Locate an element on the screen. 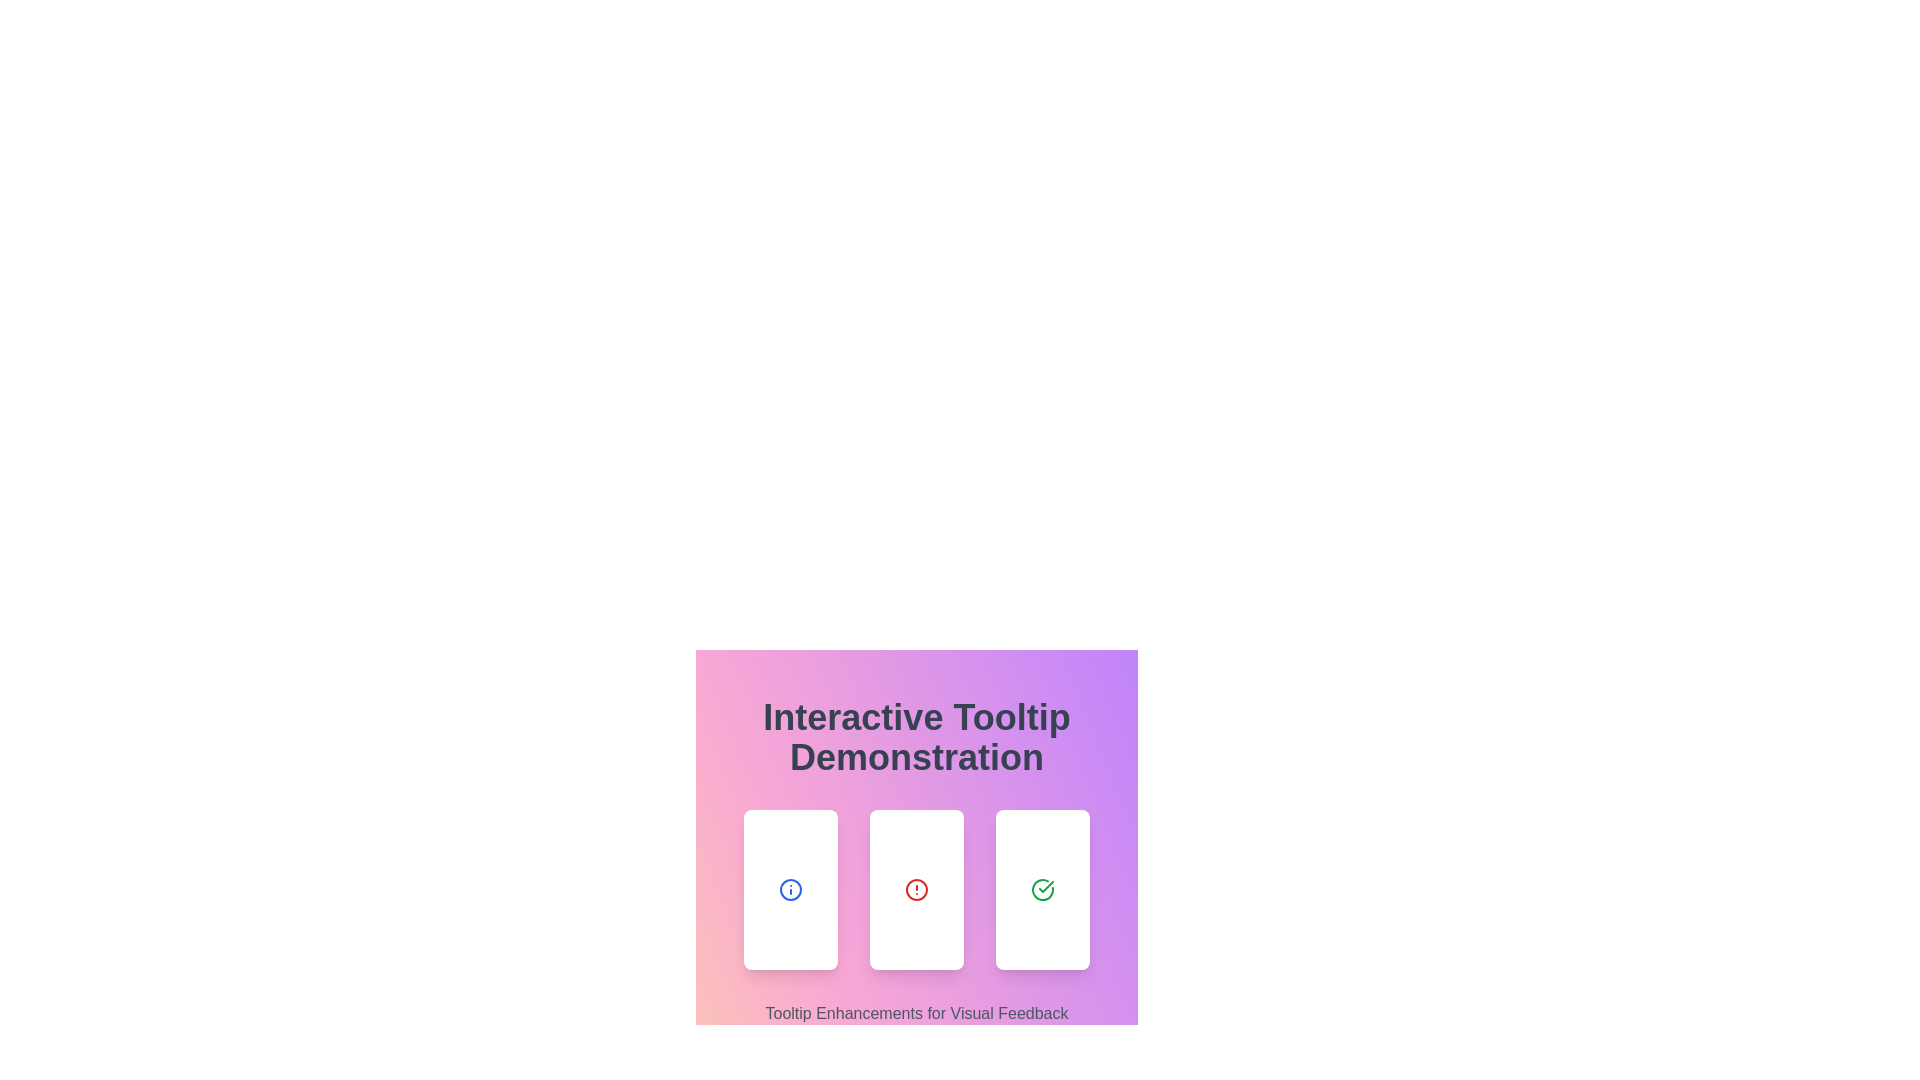 This screenshot has width=1920, height=1080. the Informational Icon, which is a blue outlined circle containing the letter 'i', located in the middle of the leftmost tile under the 'Interactive Tooltip Demonstration' section is located at coordinates (790, 889).